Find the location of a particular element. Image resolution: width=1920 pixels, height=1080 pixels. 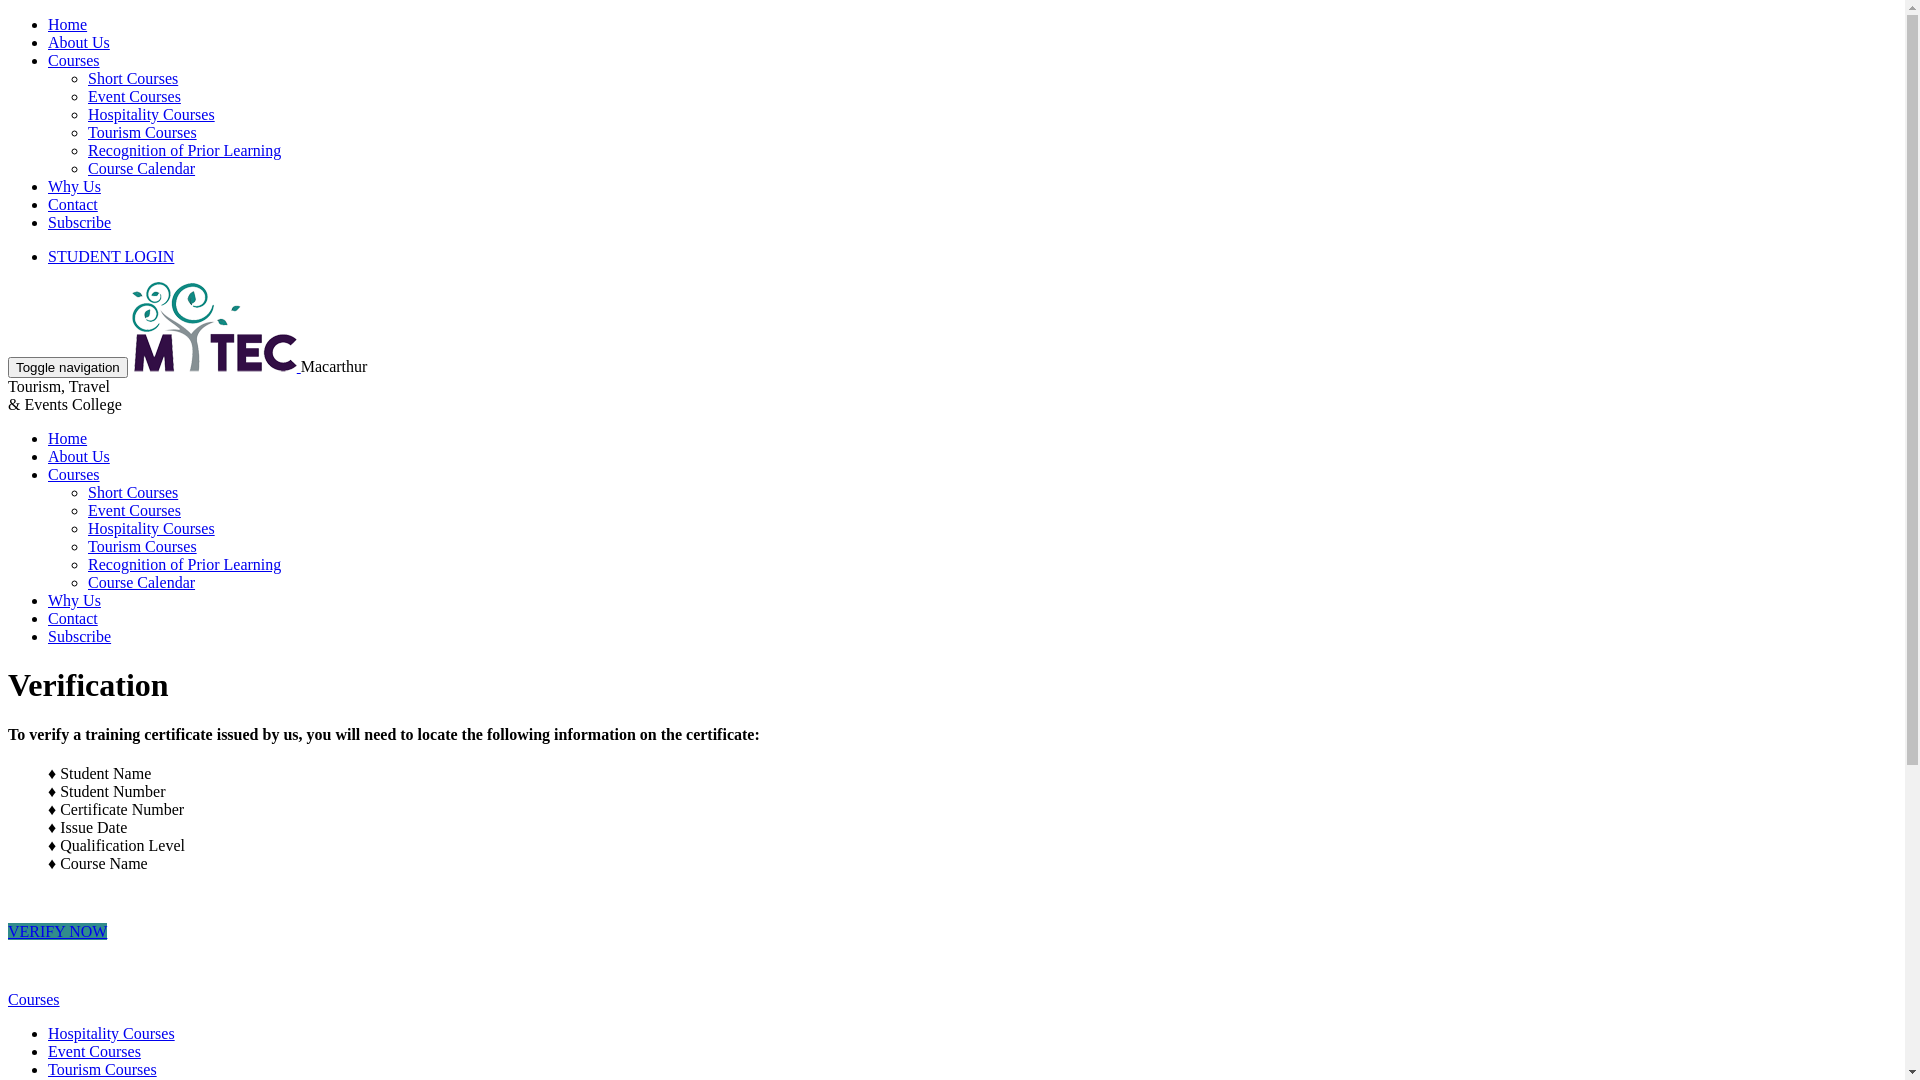

'Tourism Courses' is located at coordinates (101, 1068).